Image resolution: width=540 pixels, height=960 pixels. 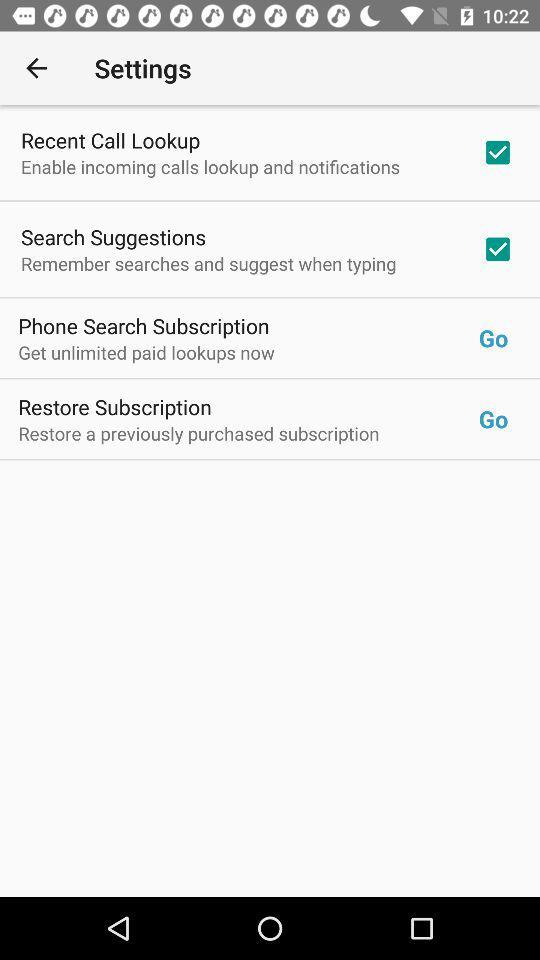 What do you see at coordinates (143, 325) in the screenshot?
I see `item above the get unlimited paid icon` at bounding box center [143, 325].